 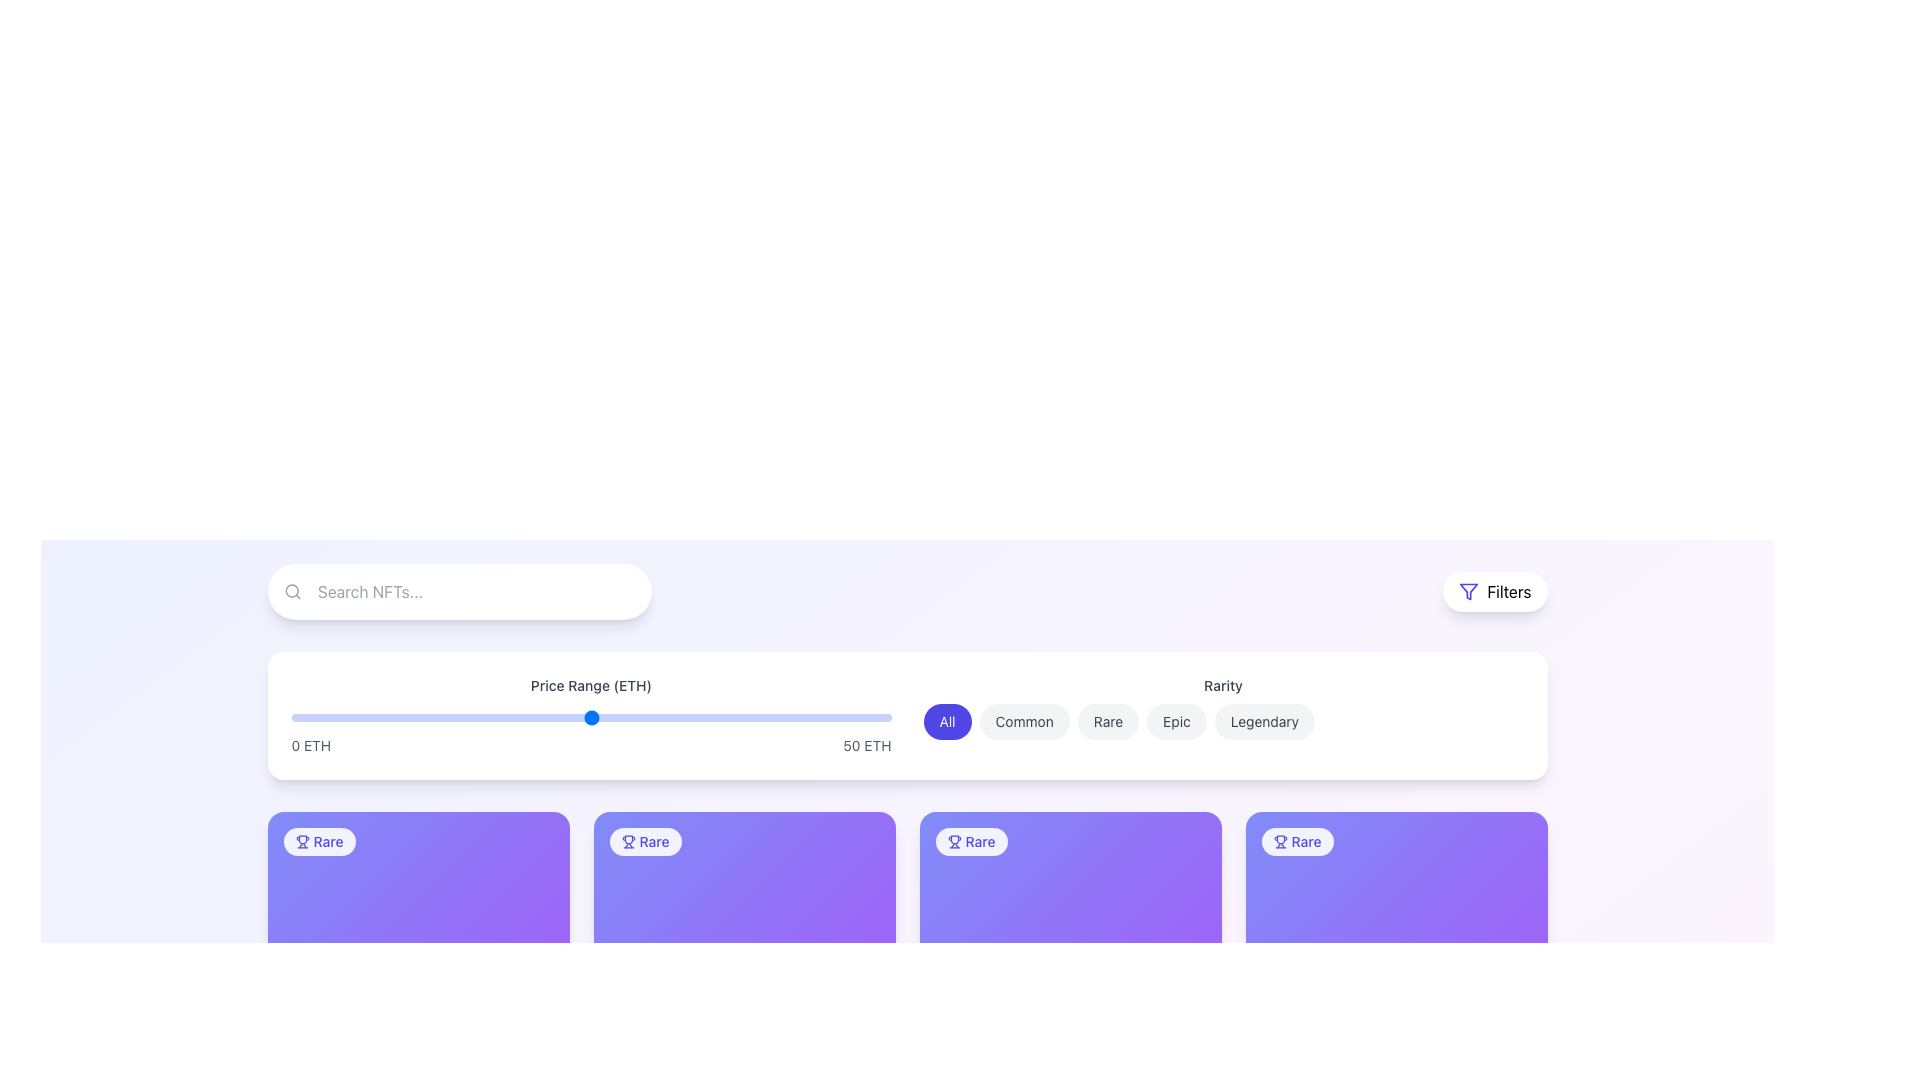 I want to click on the price range slider, so click(x=399, y=716).